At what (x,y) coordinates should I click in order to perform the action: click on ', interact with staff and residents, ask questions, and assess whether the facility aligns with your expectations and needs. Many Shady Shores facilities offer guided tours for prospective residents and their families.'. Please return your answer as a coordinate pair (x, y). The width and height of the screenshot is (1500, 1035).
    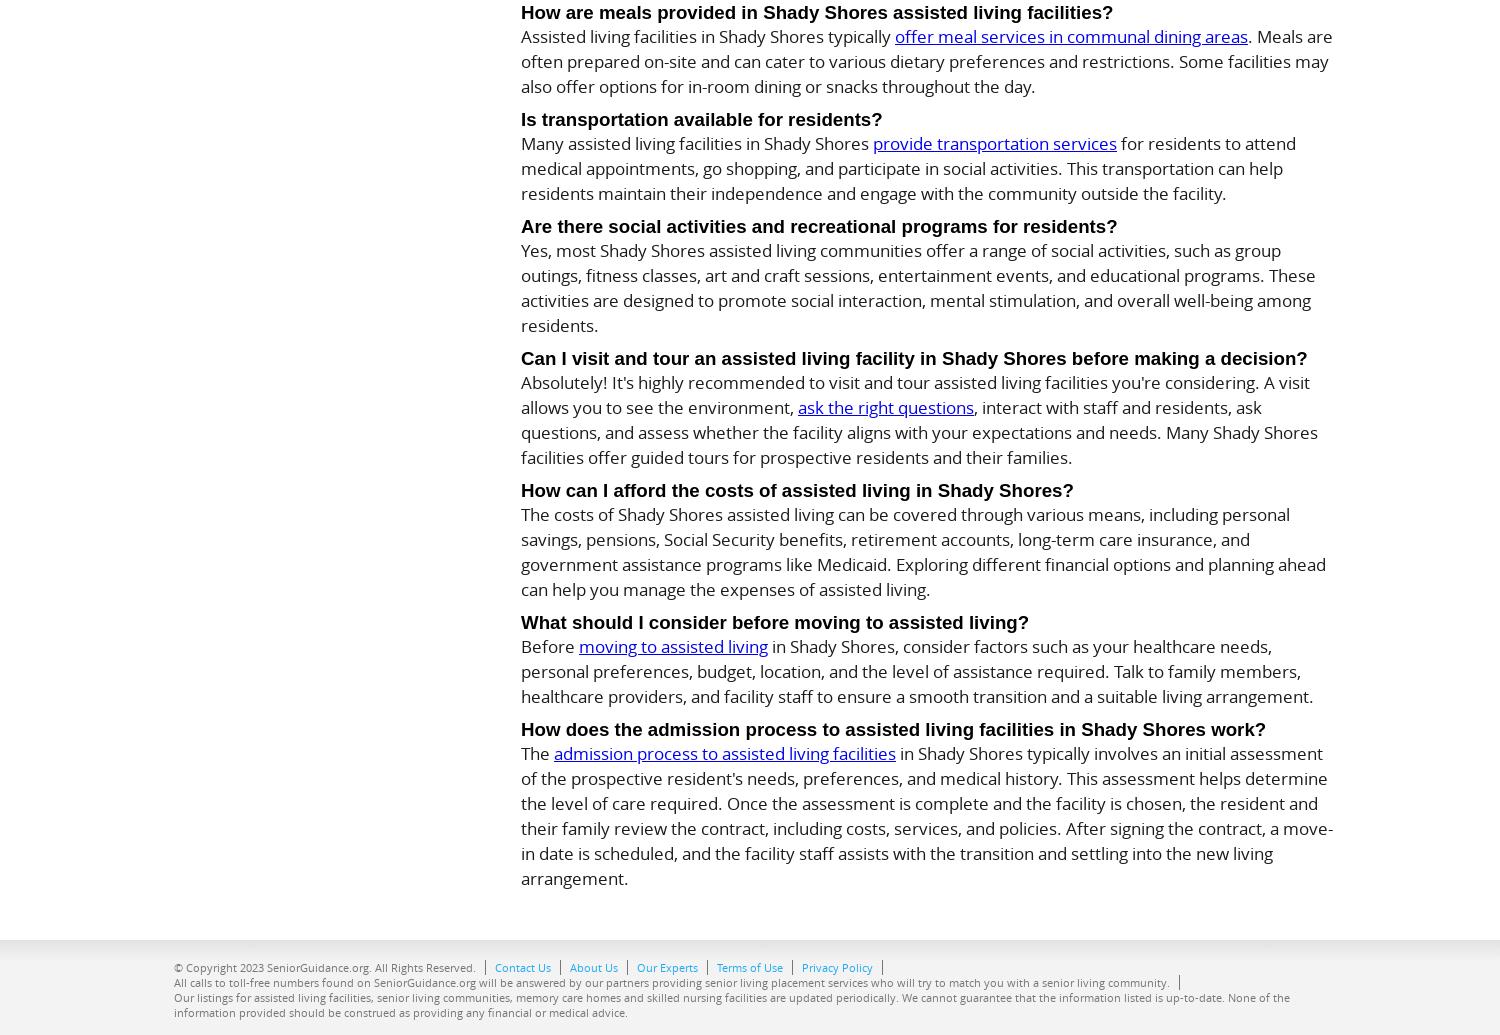
    Looking at the image, I should click on (520, 432).